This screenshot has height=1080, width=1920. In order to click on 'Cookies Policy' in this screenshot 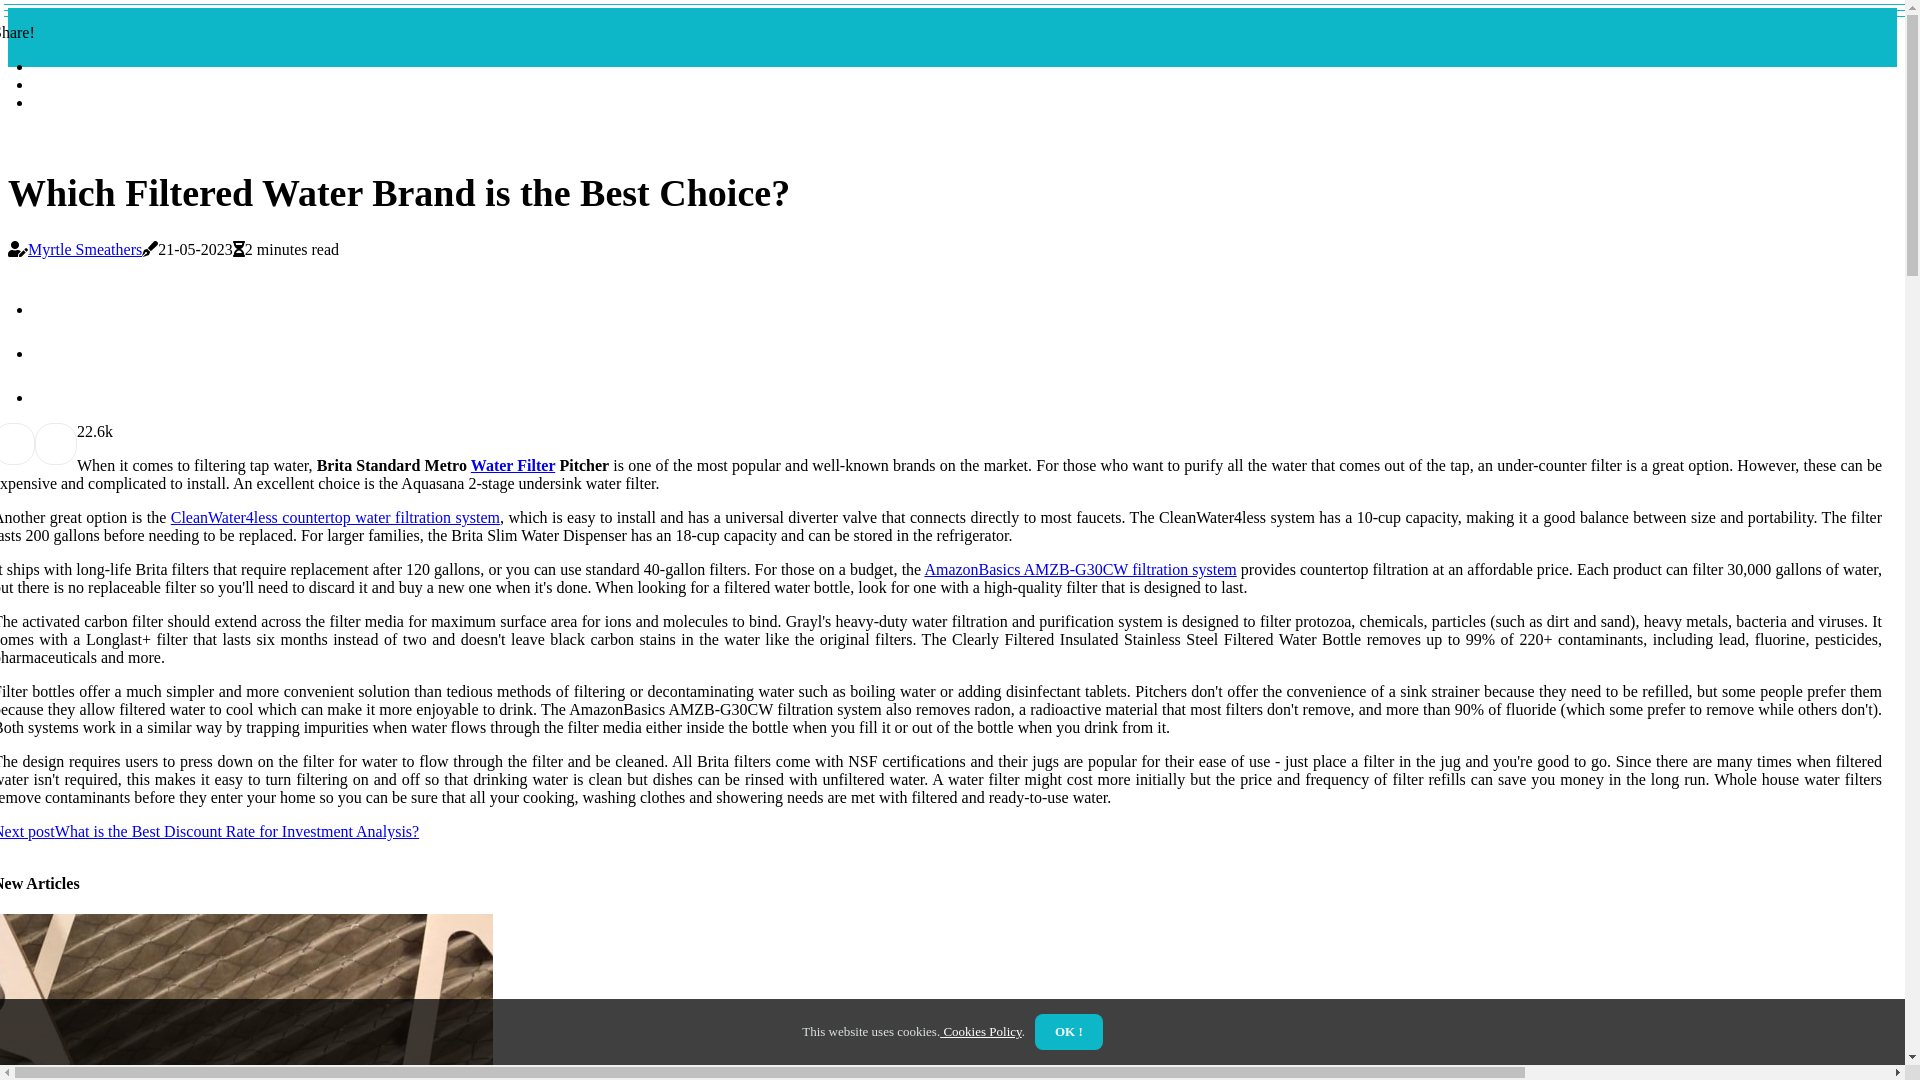, I will do `click(980, 1031)`.